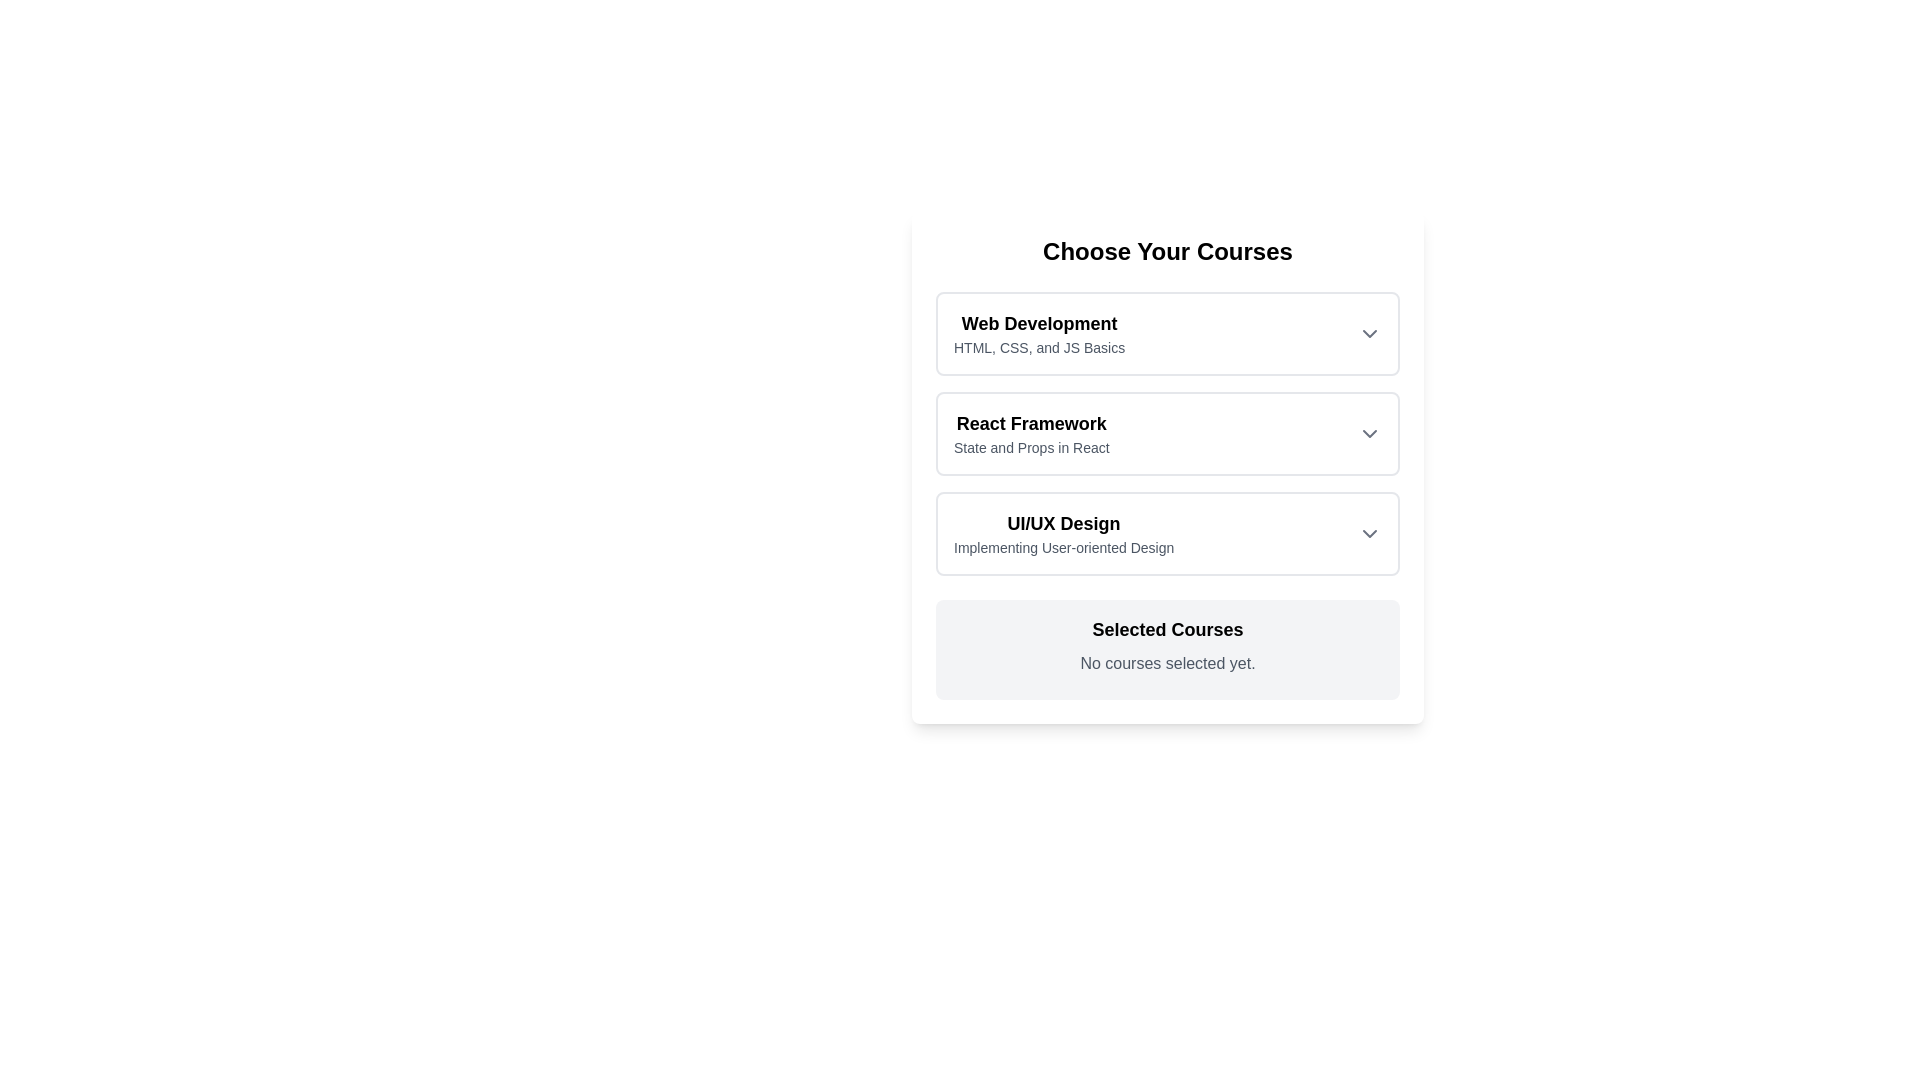 This screenshot has width=1920, height=1080. What do you see at coordinates (1031, 446) in the screenshot?
I see `the text label providing information about the course 'React Framework', located below the title in the second block of 'Choose Your Courses'` at bounding box center [1031, 446].